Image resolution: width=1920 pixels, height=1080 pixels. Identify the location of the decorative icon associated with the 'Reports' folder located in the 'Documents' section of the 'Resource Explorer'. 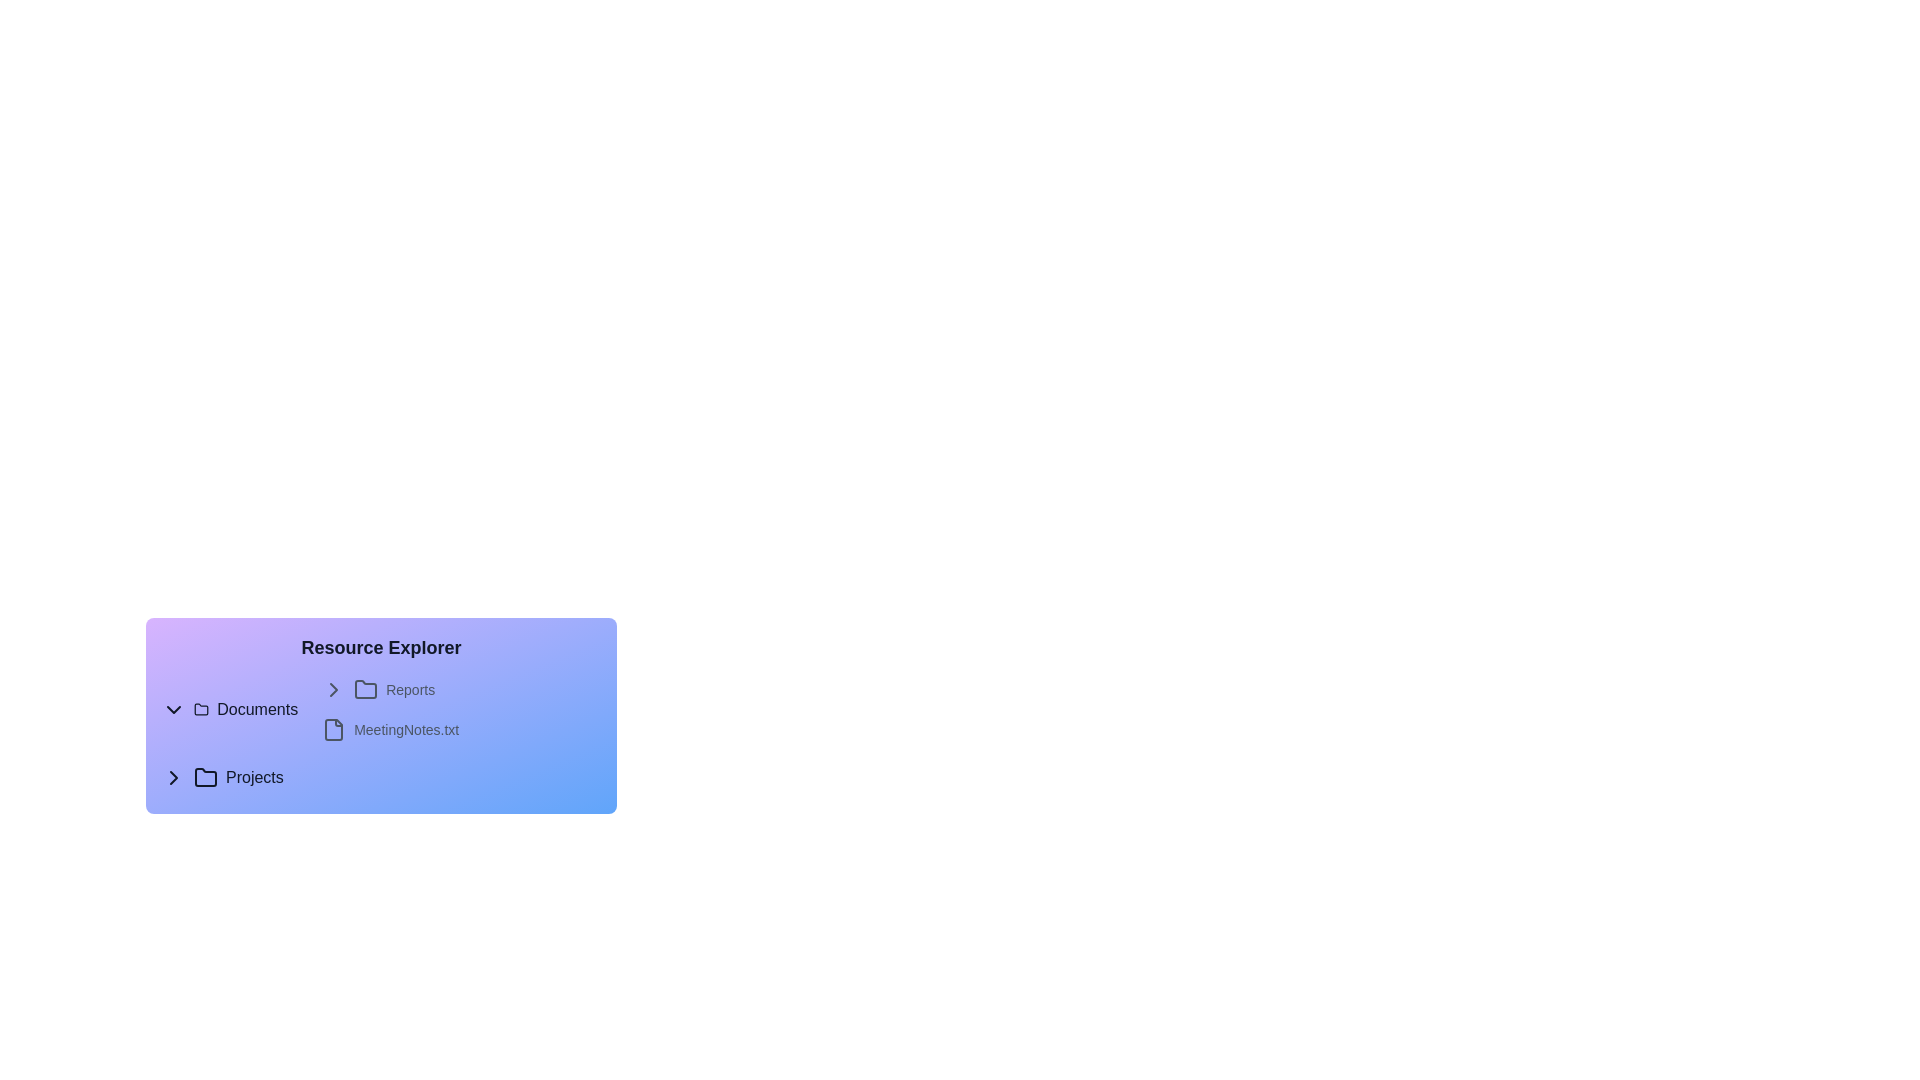
(334, 689).